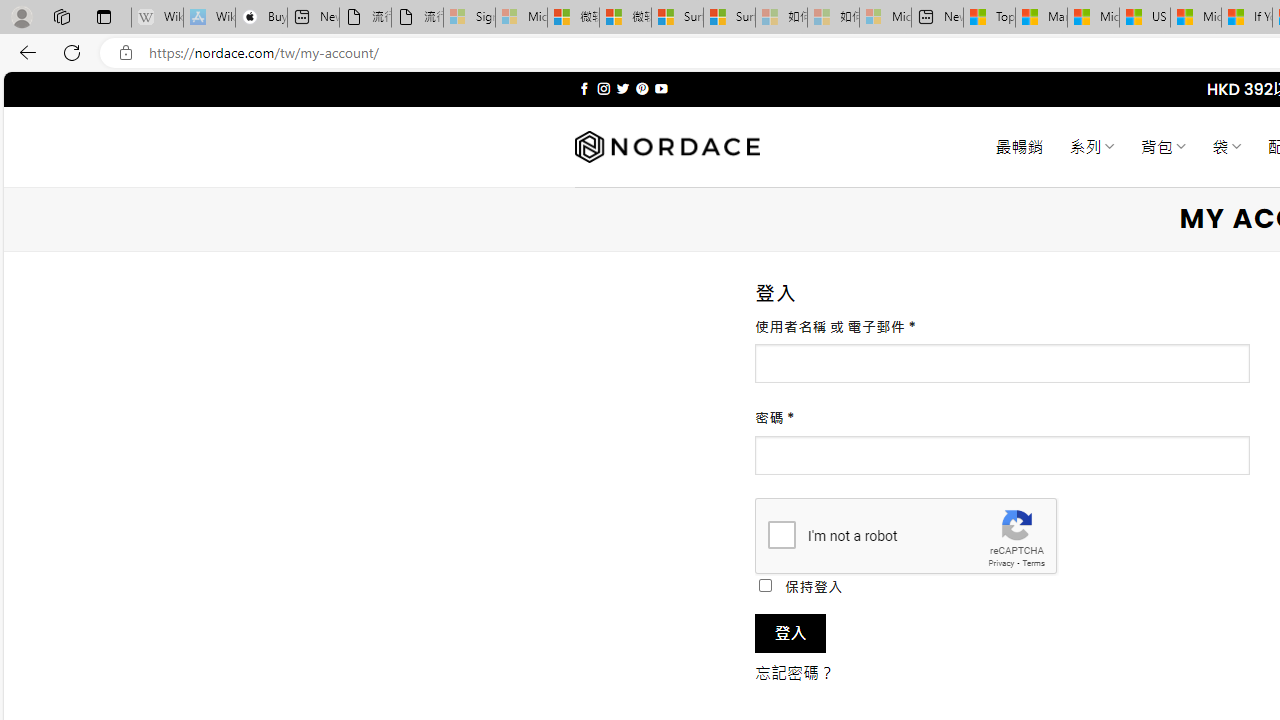  Describe the element at coordinates (468, 17) in the screenshot. I see `'Sign in to your Microsoft account - Sleeping'` at that location.